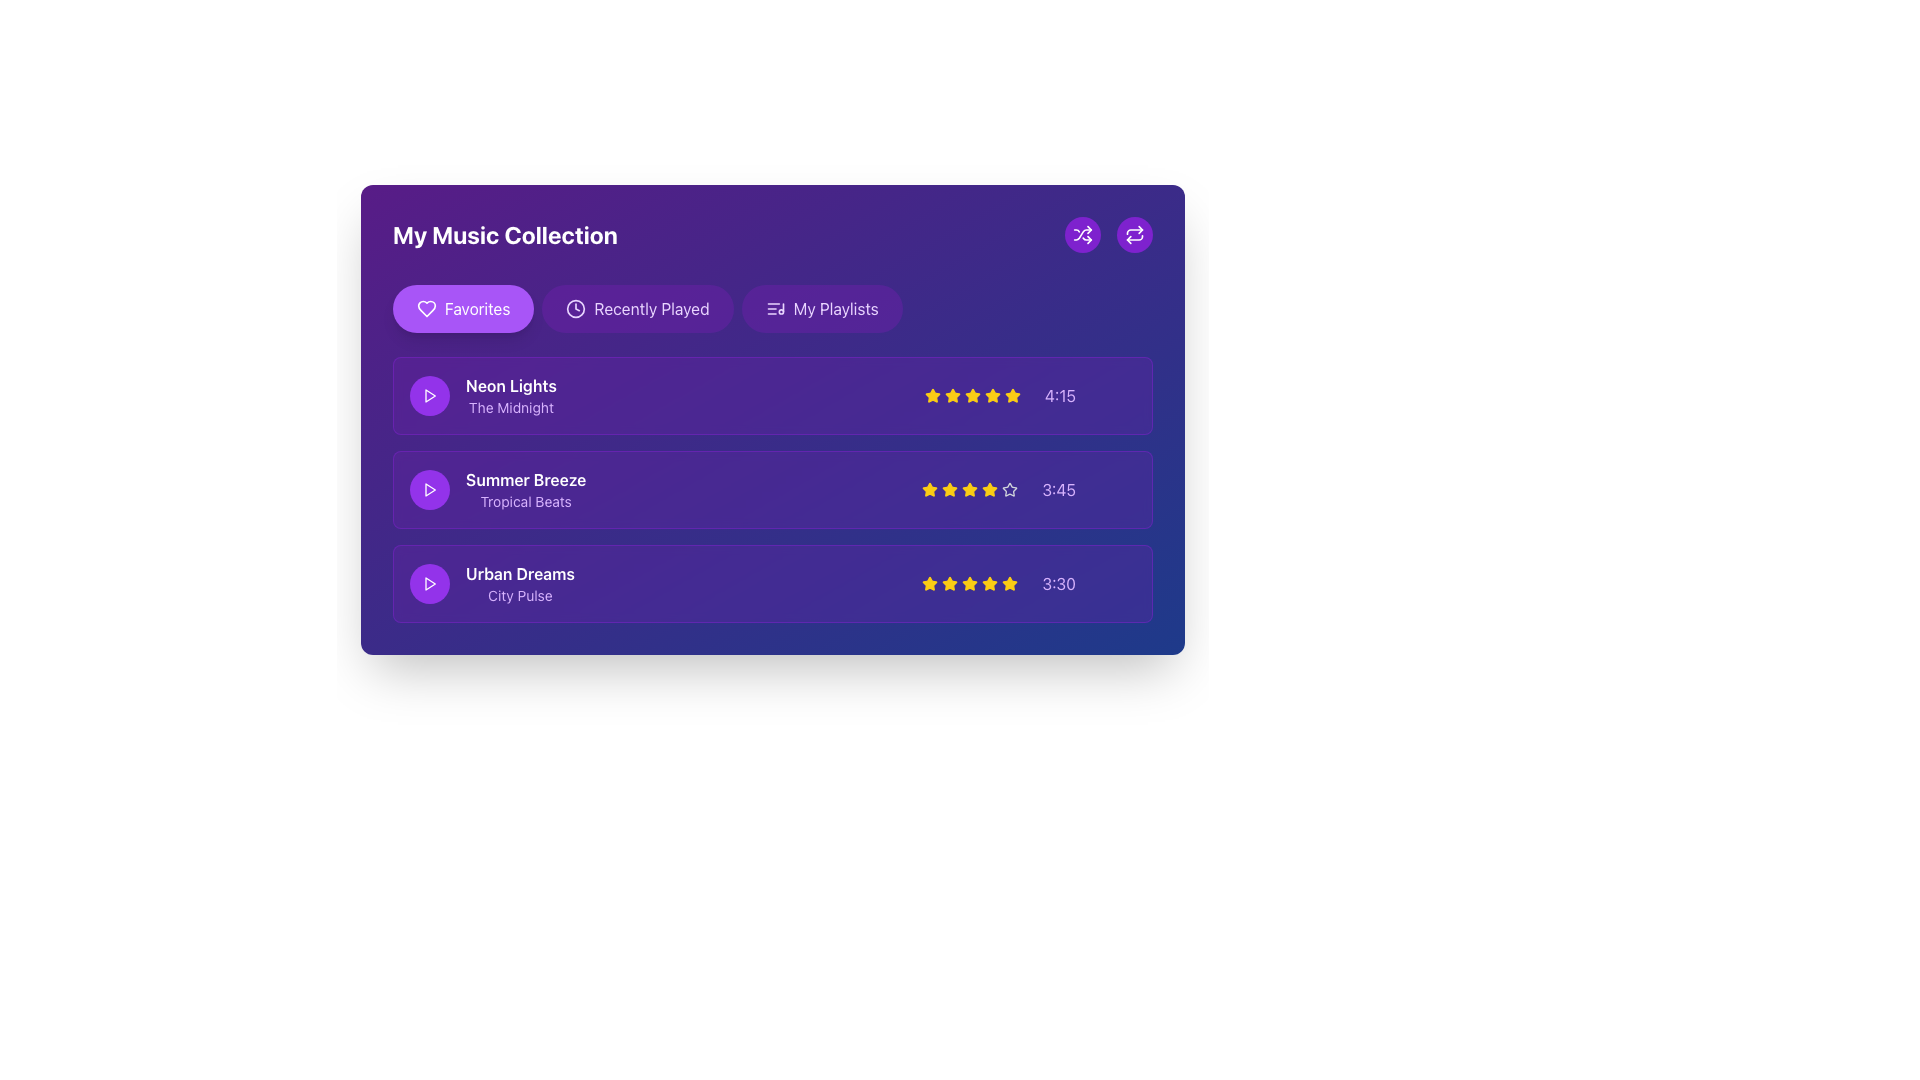  Describe the element at coordinates (1117, 583) in the screenshot. I see `the button located in the lower-right corner of the 'Urban Dreams' song entry row, which provides access to additional options or actions for the song` at that location.